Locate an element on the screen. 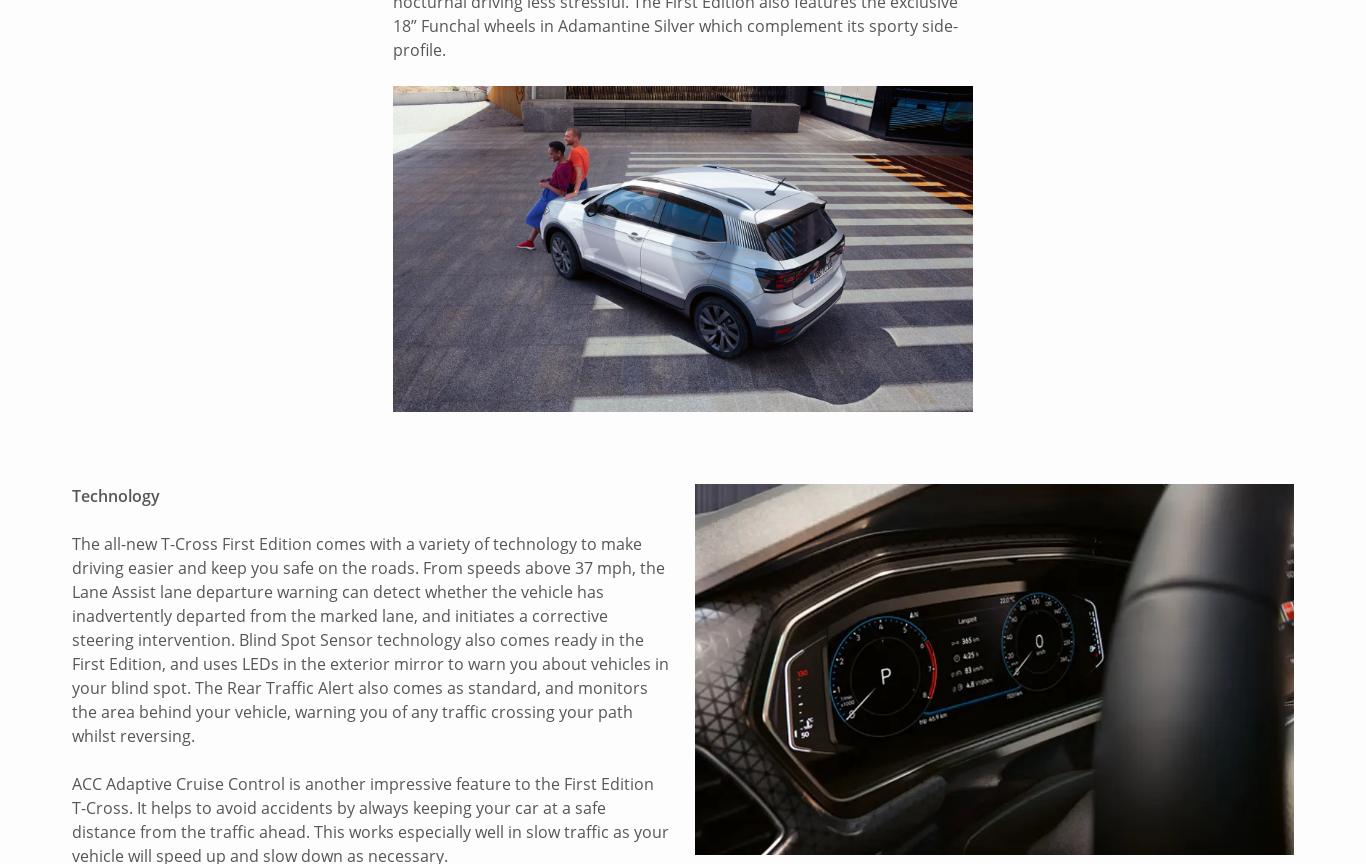 Image resolution: width=1366 pixels, height=864 pixels. 'Volvo' is located at coordinates (93, 646).